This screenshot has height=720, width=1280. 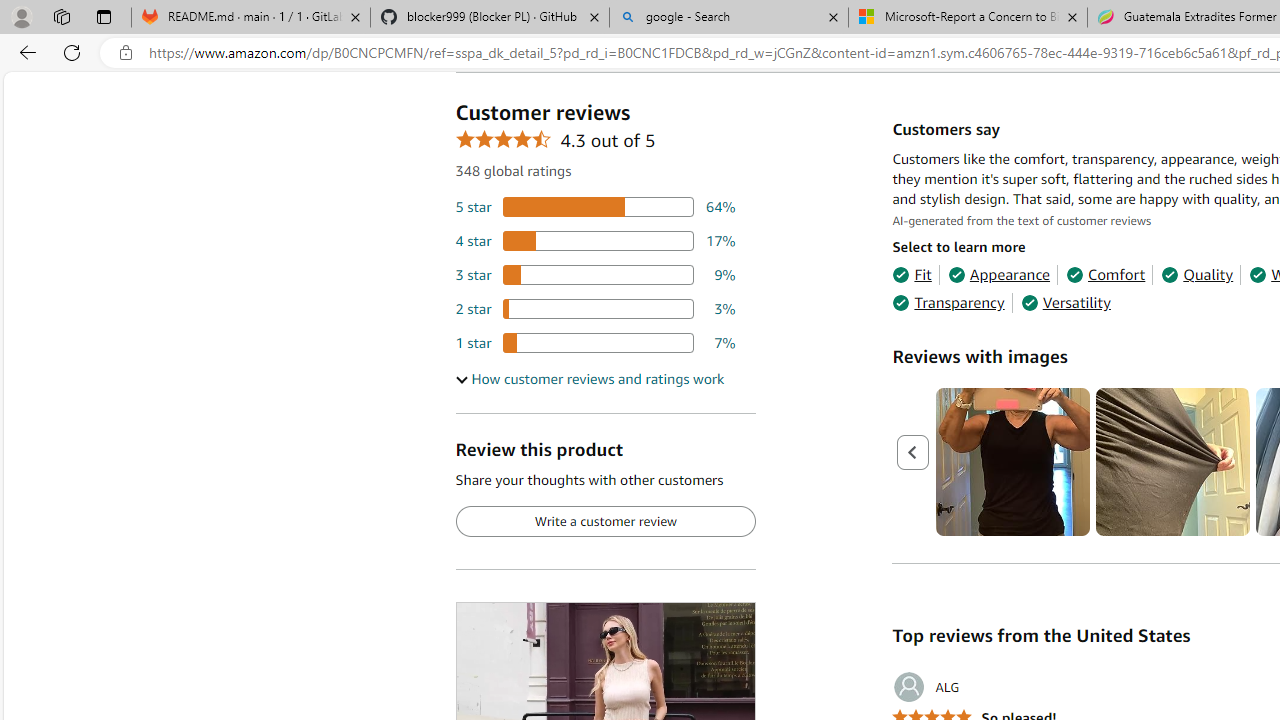 I want to click on '7 percent of reviews have 1 stars', so click(x=594, y=342).